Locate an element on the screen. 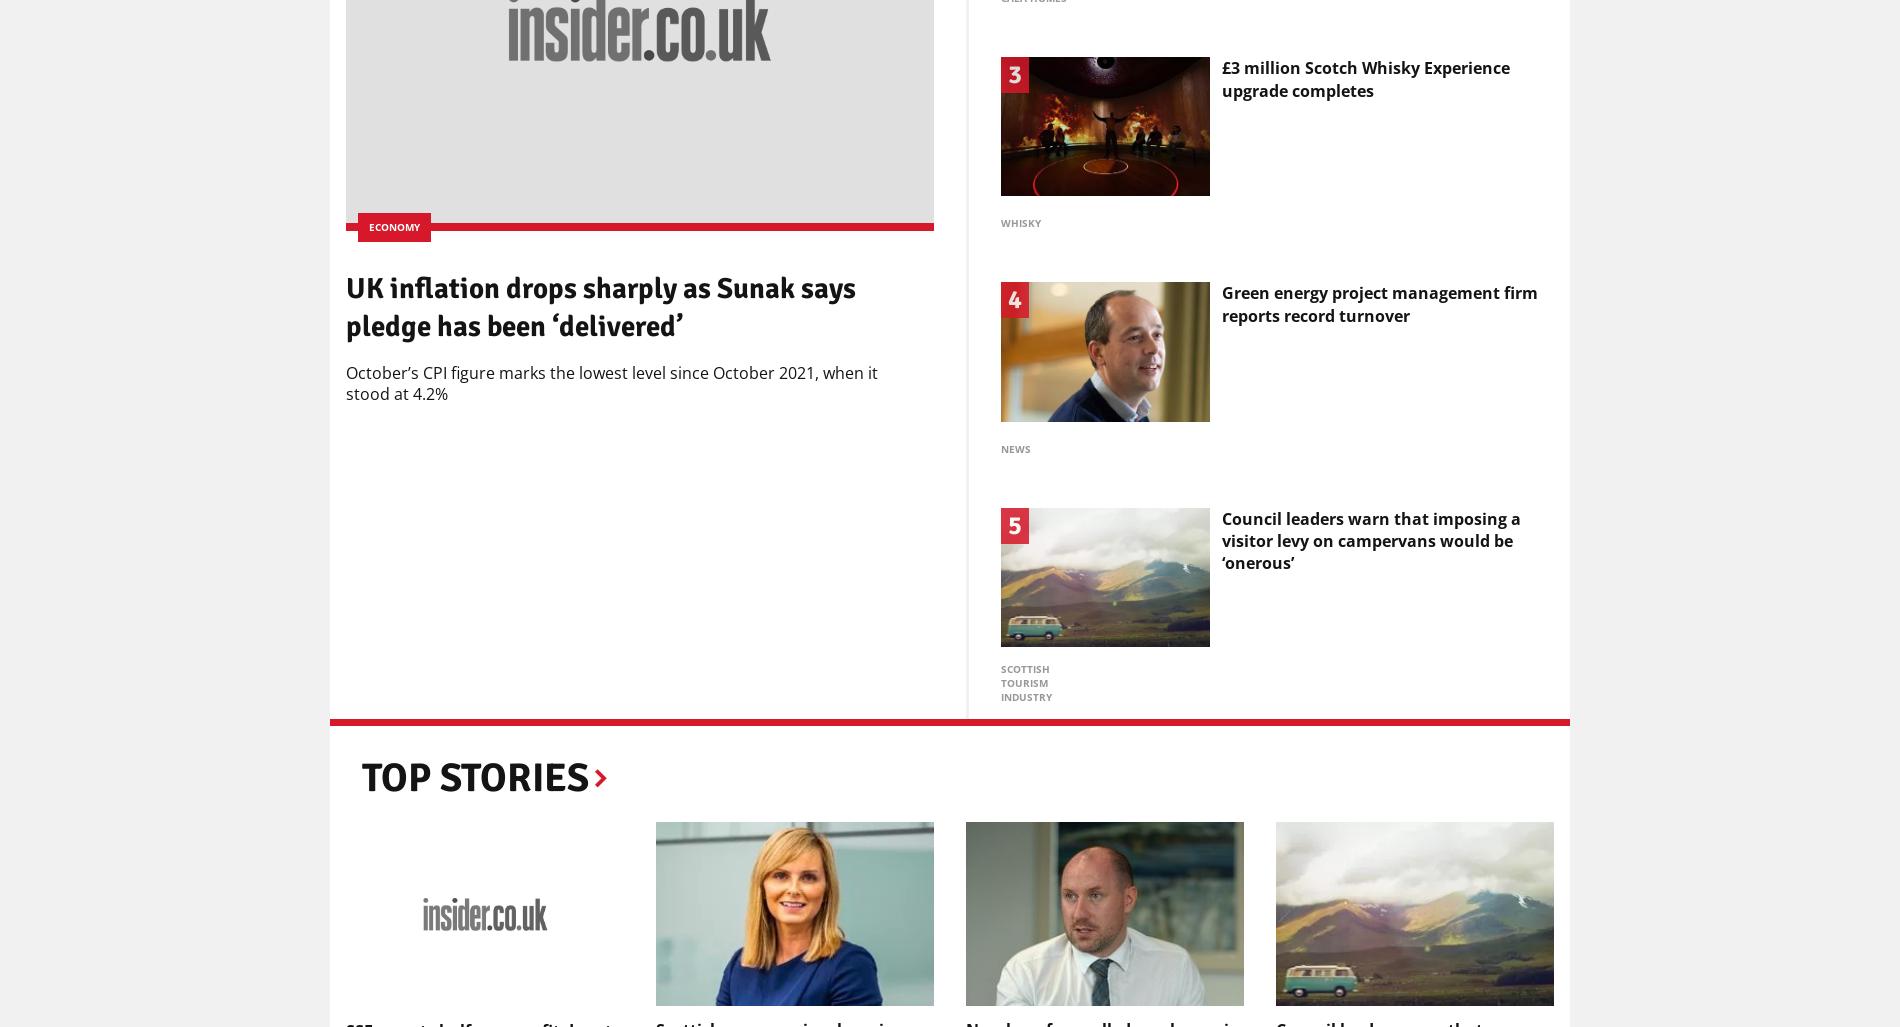  'UK inflation drops sharply as Sunak says pledge has been ‘delivered’' is located at coordinates (600, 305).